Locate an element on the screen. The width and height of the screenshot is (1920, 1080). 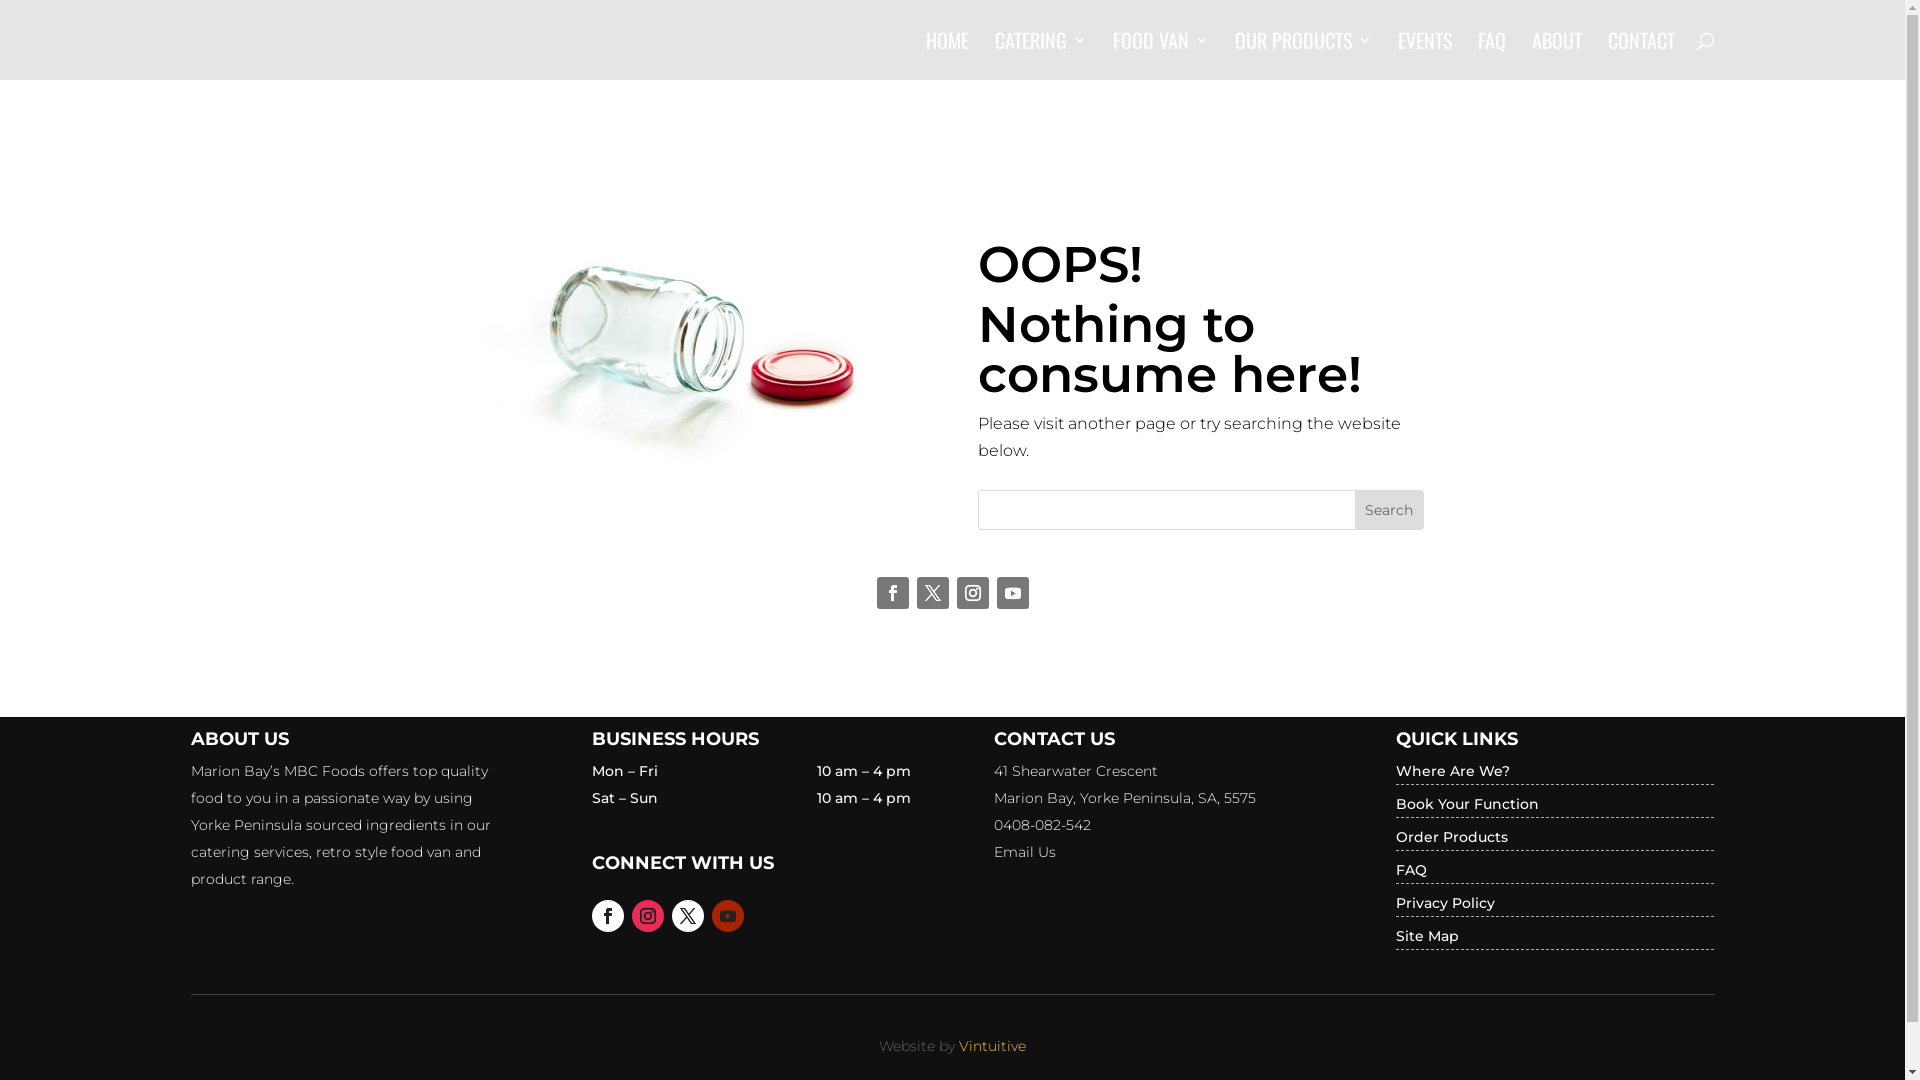
'Follow on Instagram' is located at coordinates (648, 915).